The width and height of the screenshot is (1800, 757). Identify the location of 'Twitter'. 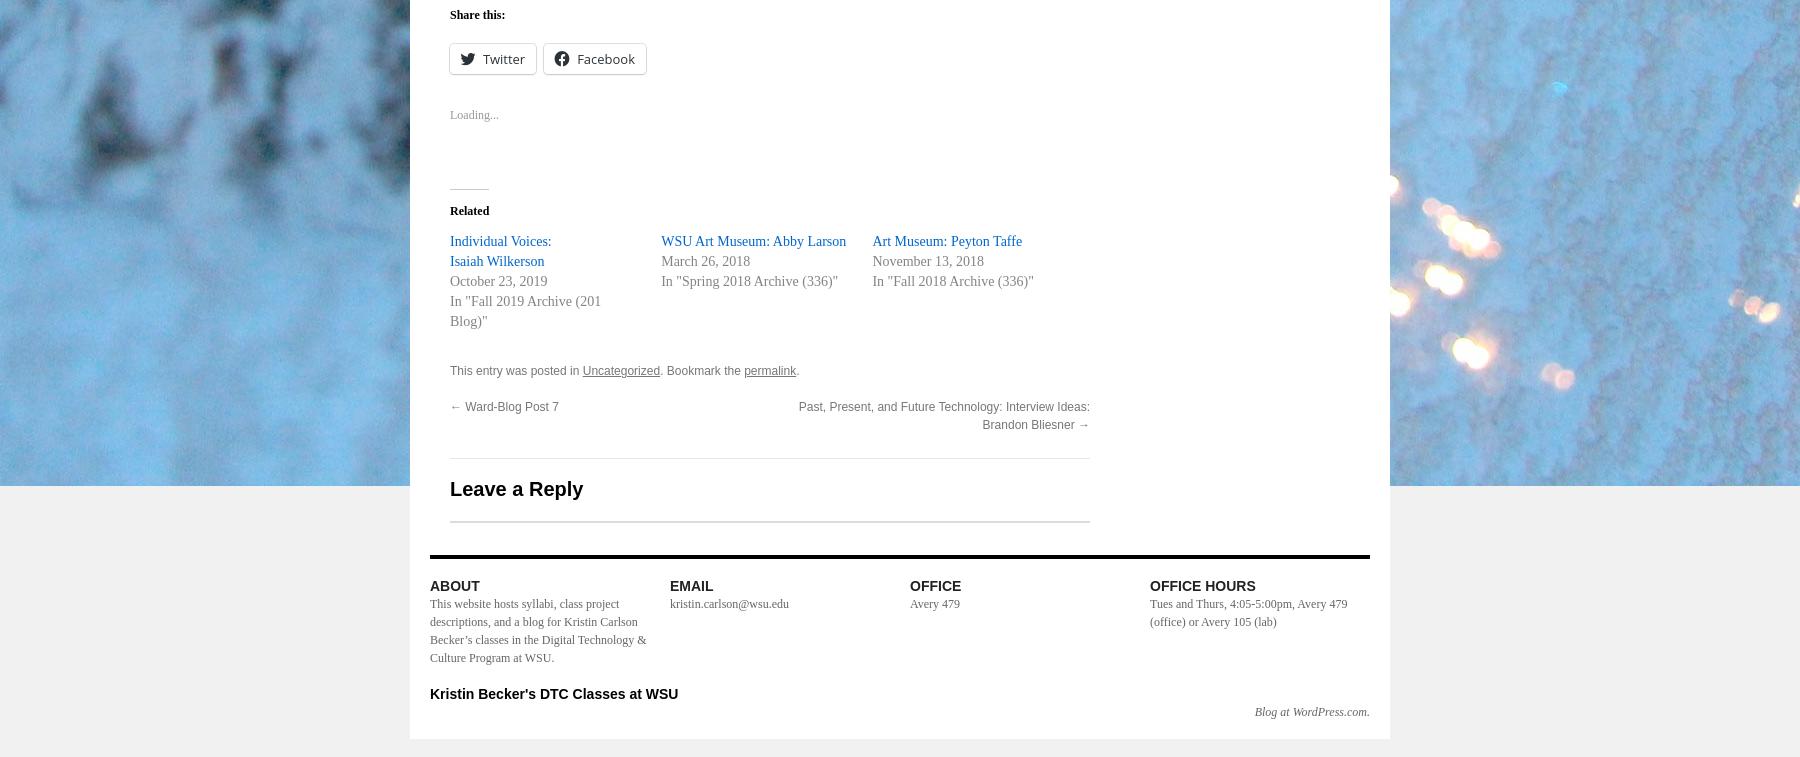
(503, 57).